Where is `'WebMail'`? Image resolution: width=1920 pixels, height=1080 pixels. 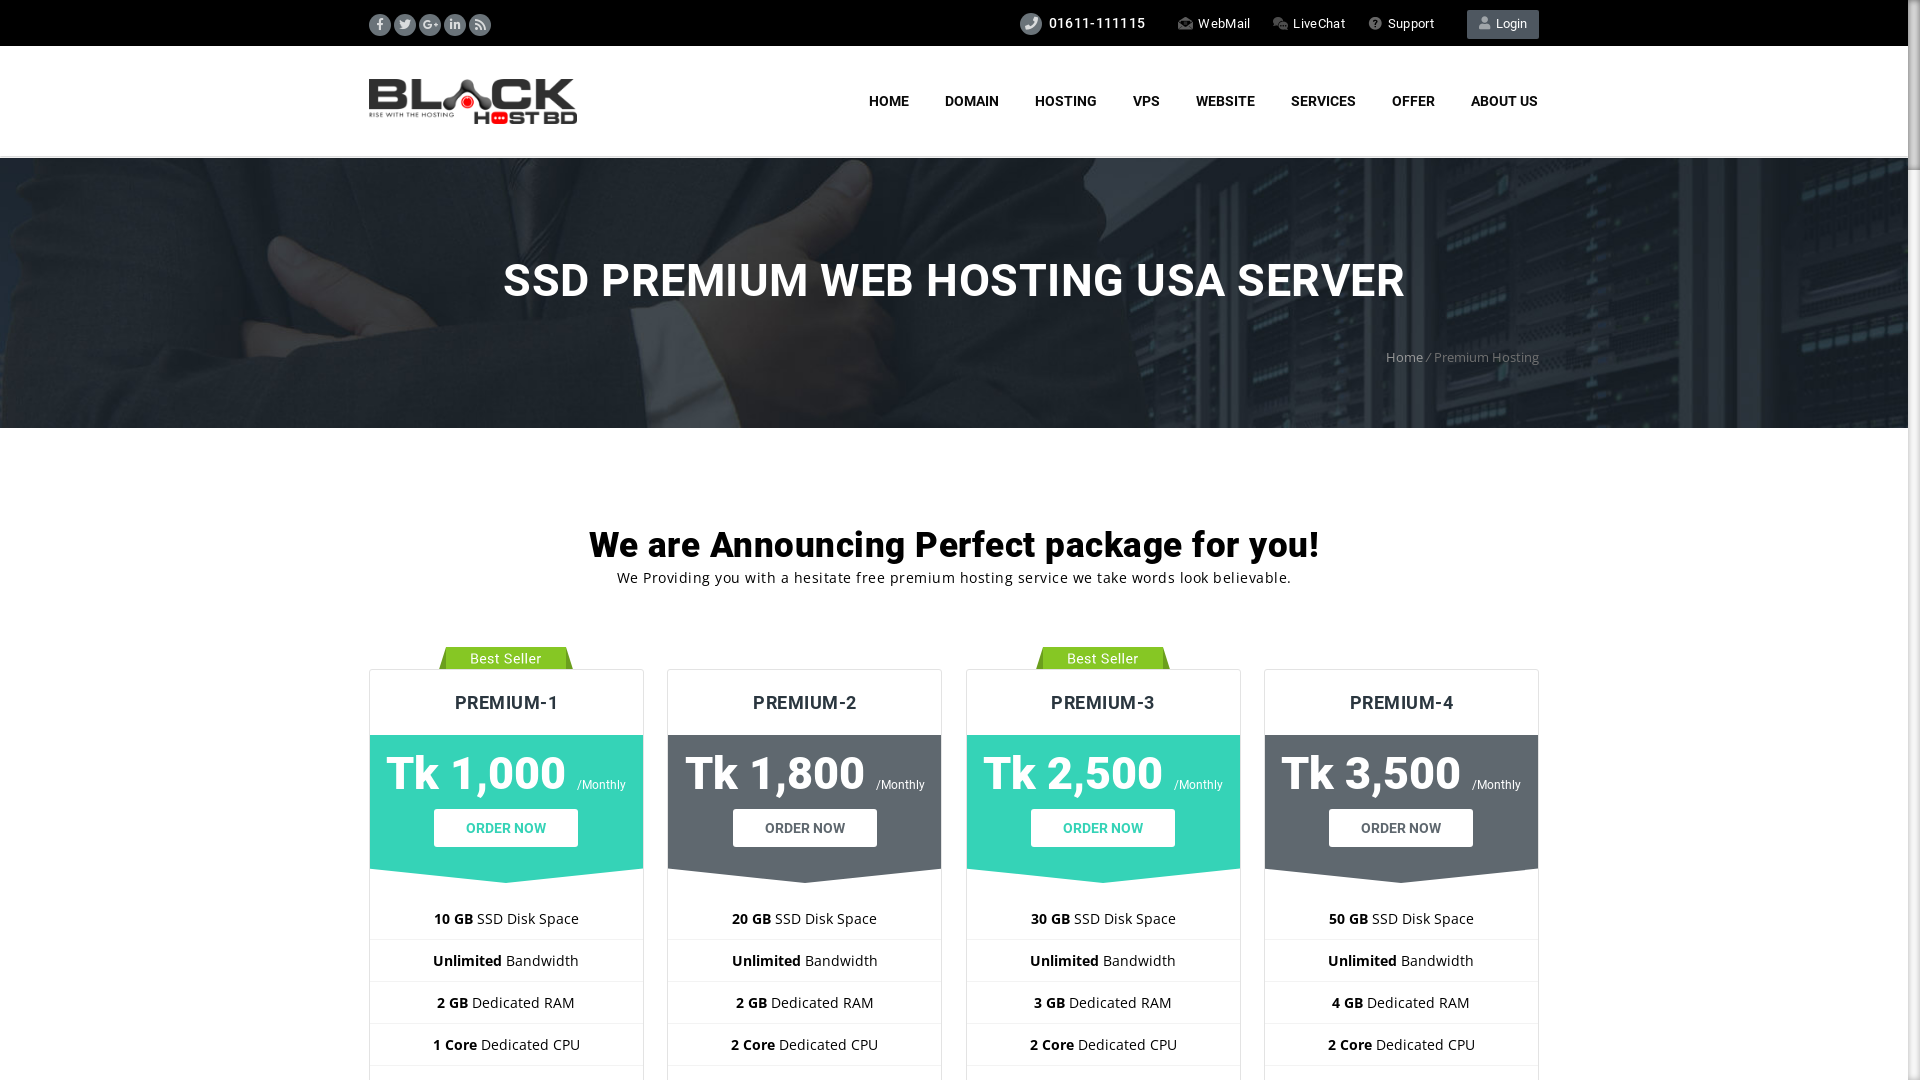 'WebMail' is located at coordinates (1213, 23).